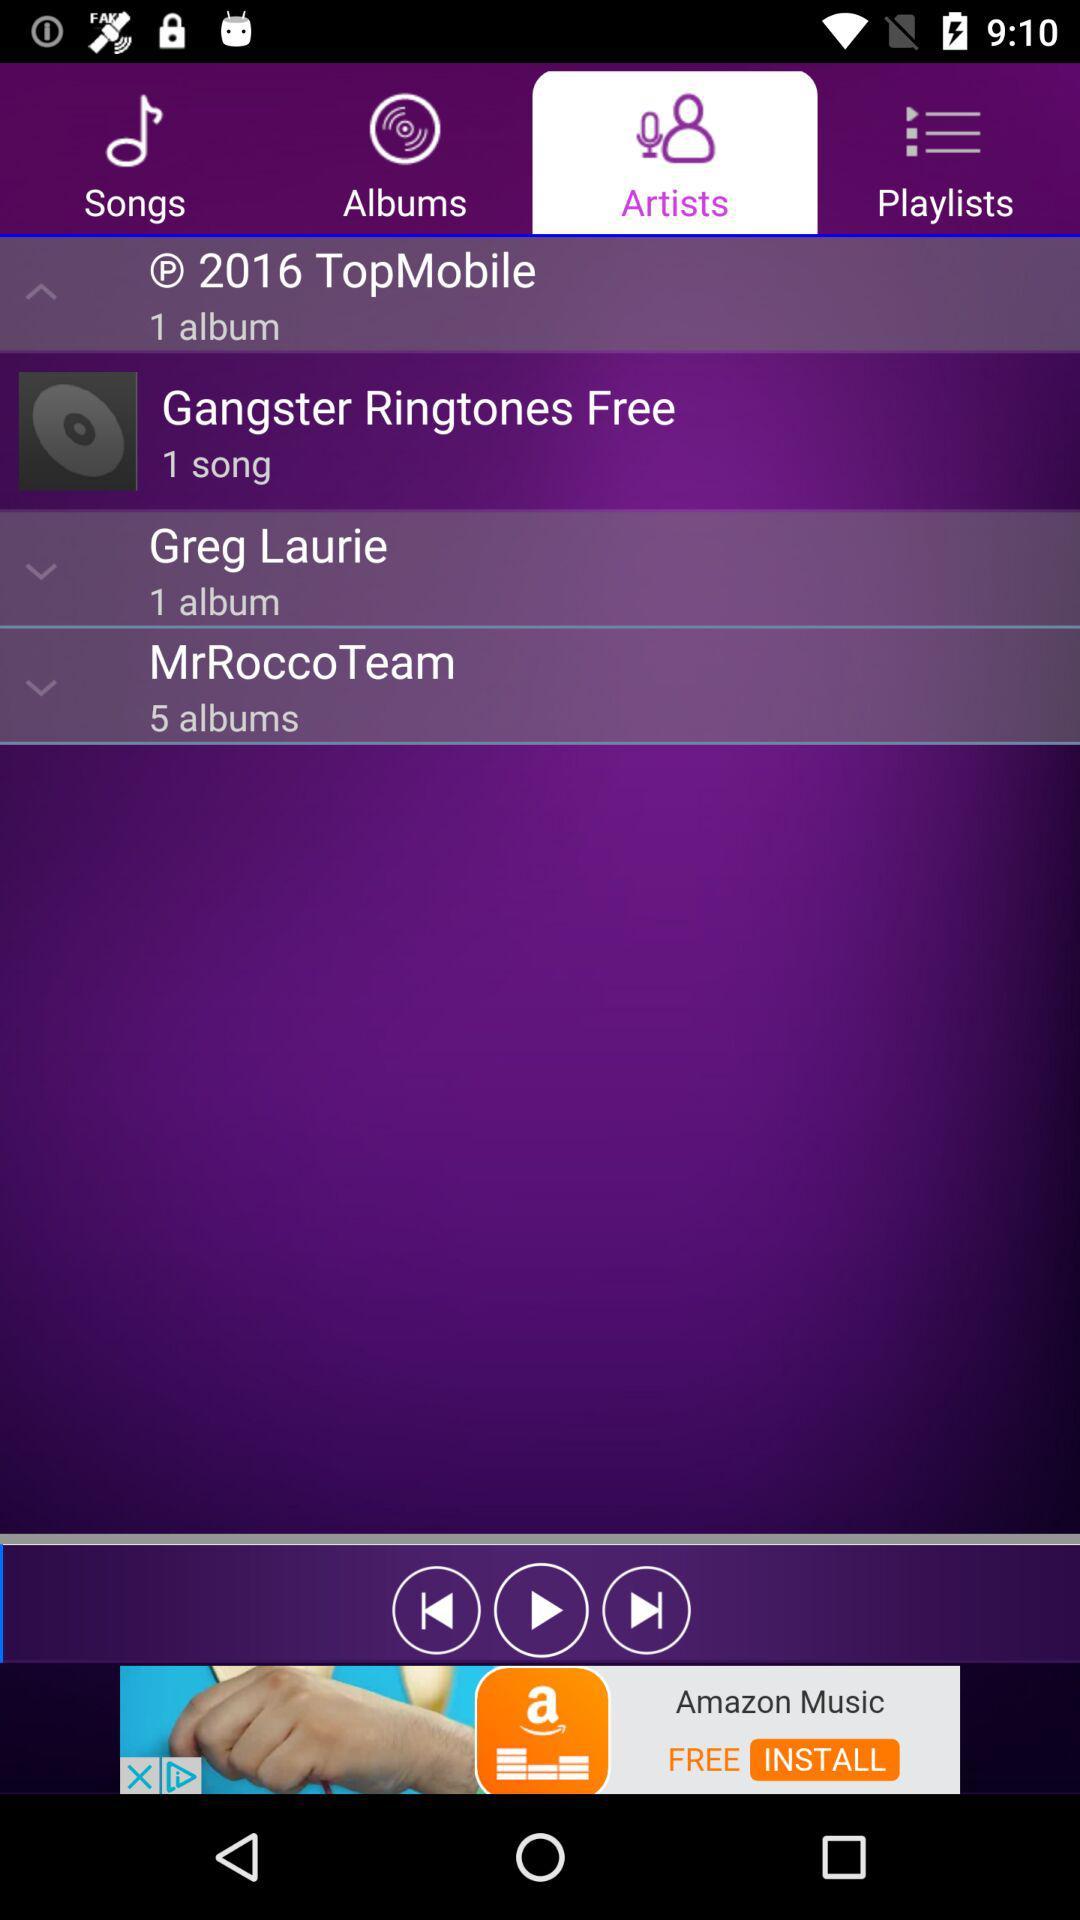 This screenshot has width=1080, height=1920. Describe the element at coordinates (541, 1610) in the screenshot. I see `auto play button` at that location.